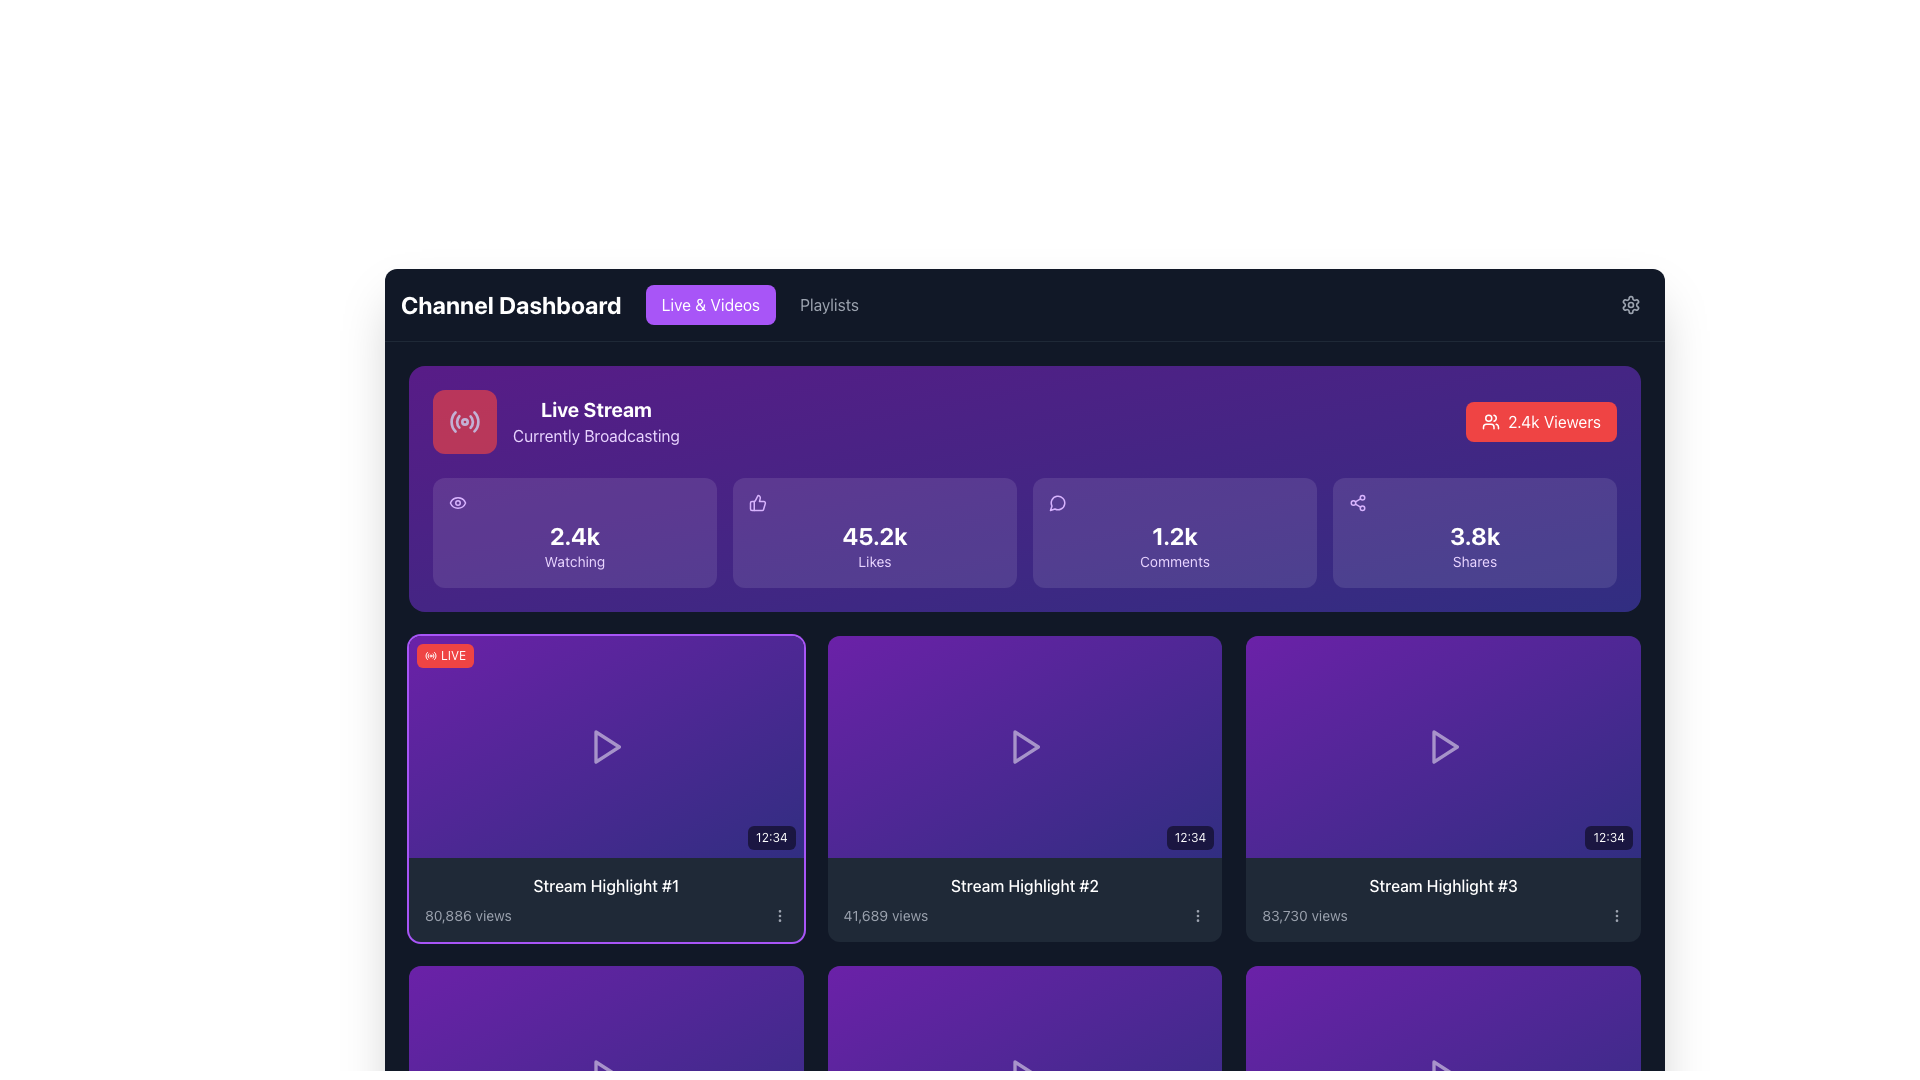 This screenshot has width=1920, height=1080. I want to click on the cogwheel icon representing settings located, so click(1631, 304).